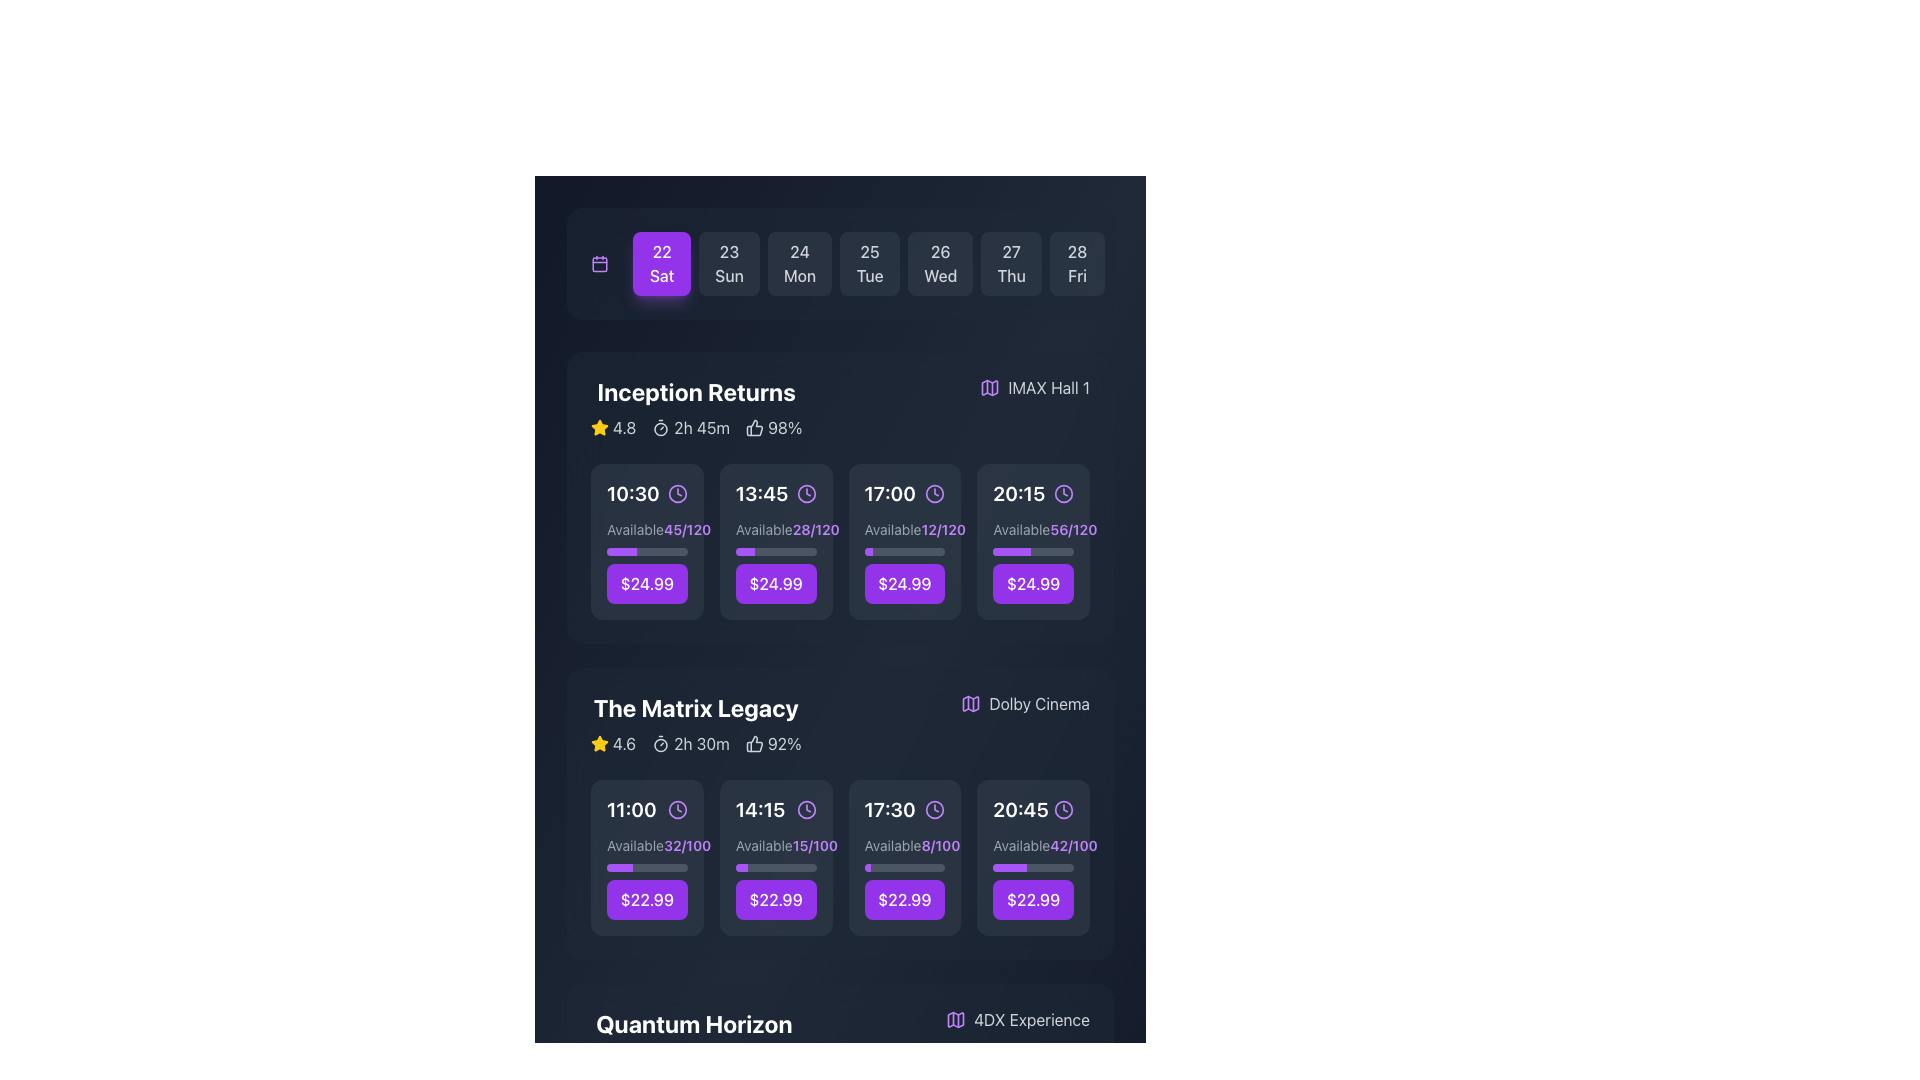 The width and height of the screenshot is (1920, 1080). Describe the element at coordinates (647, 866) in the screenshot. I see `the progress bar located directly below the text 'Available 32/100' and above the button labeled '$22.99' in the '11:00' session of 'The Matrix Legacy', which is in the leftmost card of the second row` at that location.